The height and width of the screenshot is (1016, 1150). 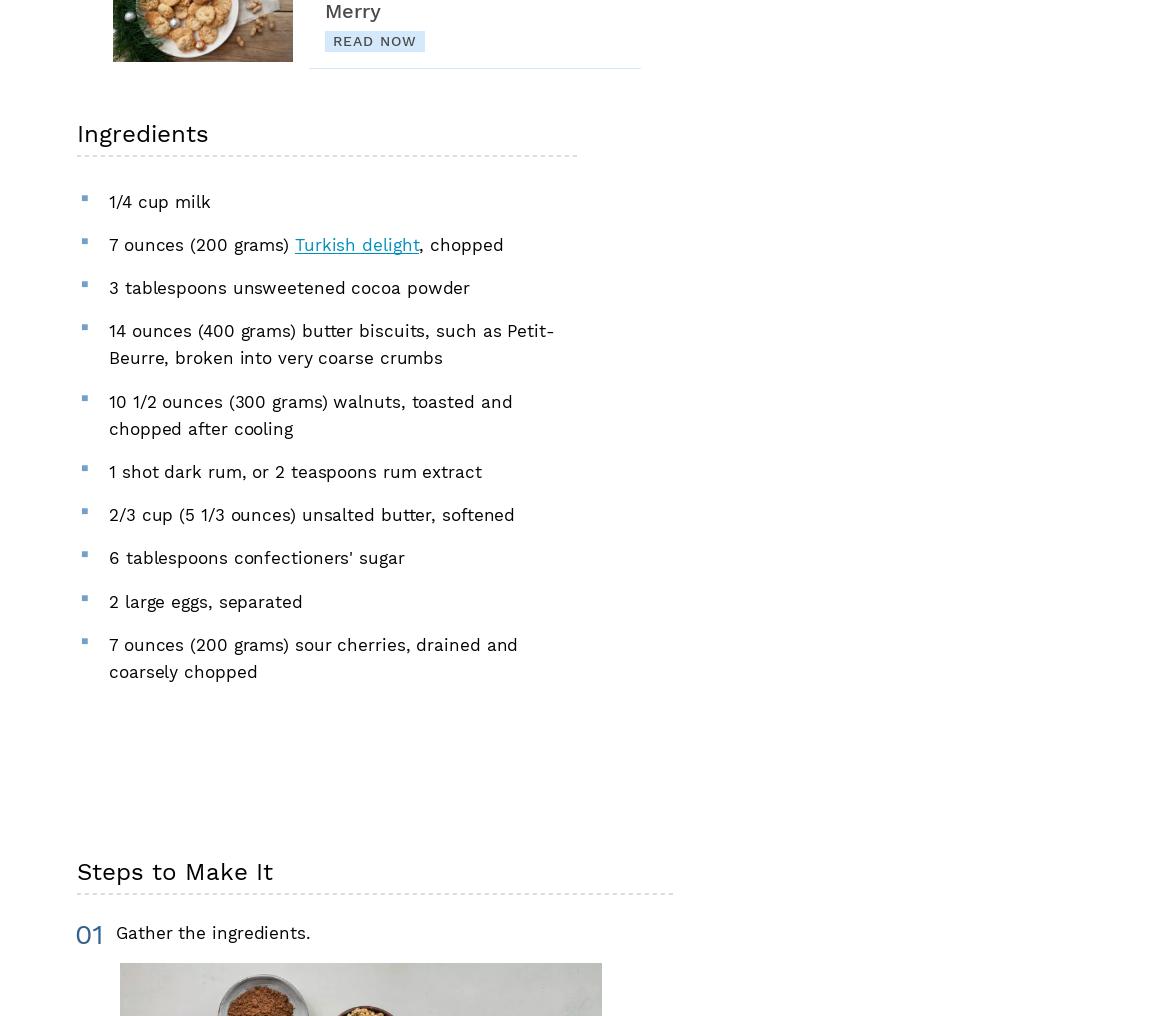 What do you see at coordinates (112, 287) in the screenshot?
I see `'3'` at bounding box center [112, 287].